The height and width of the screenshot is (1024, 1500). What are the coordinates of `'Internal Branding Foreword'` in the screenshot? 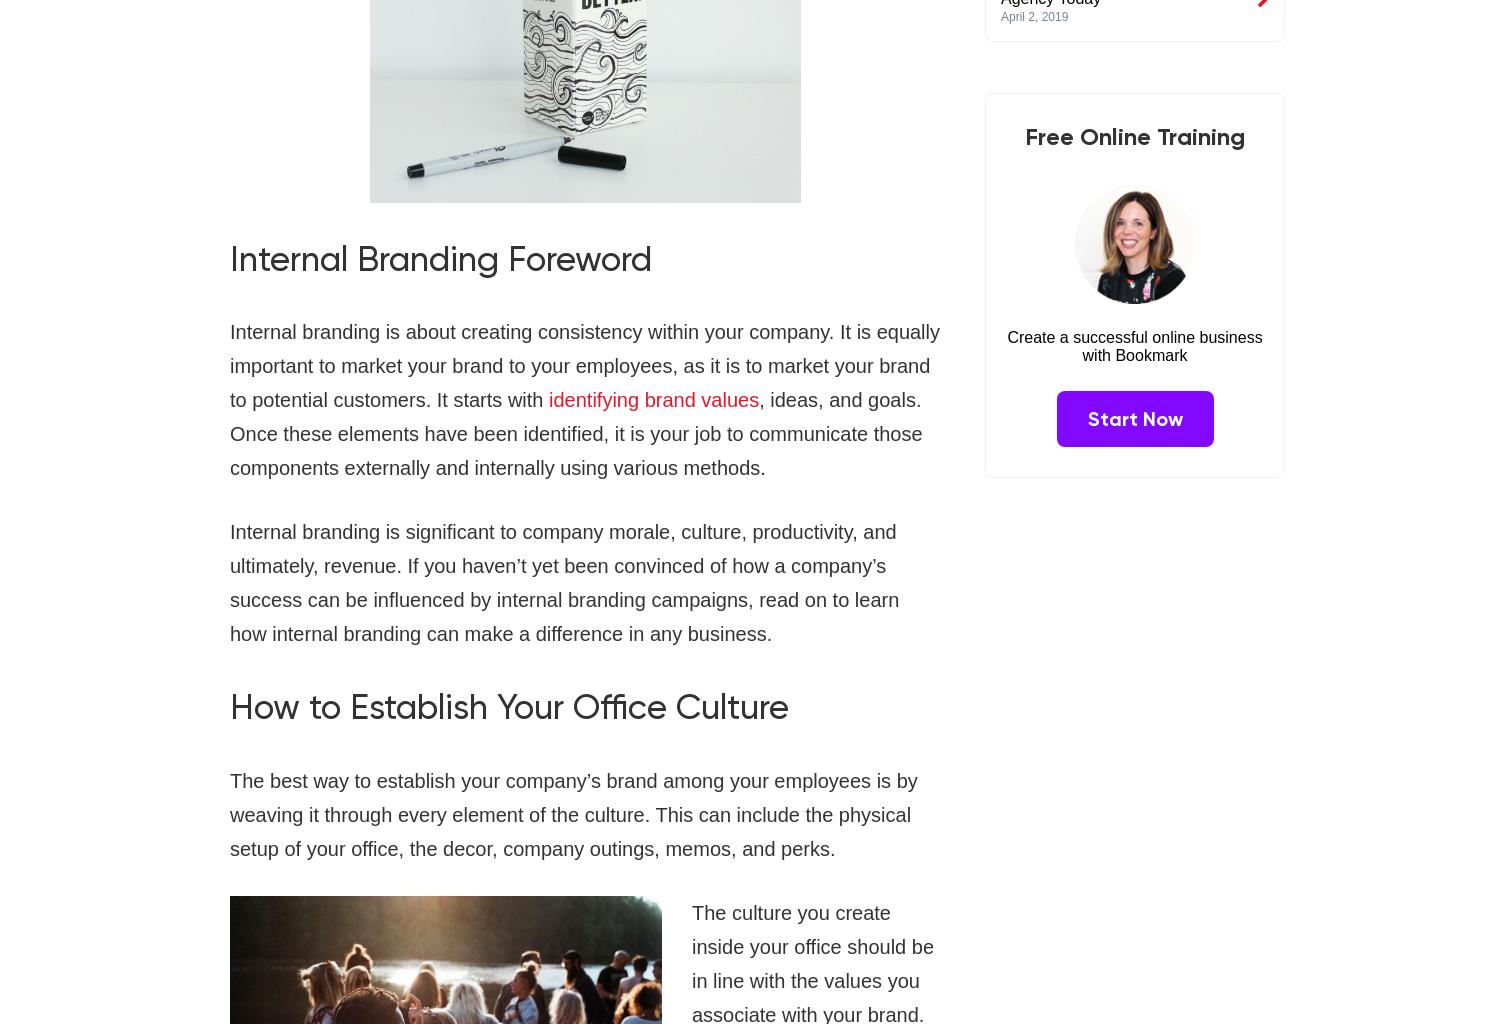 It's located at (228, 257).